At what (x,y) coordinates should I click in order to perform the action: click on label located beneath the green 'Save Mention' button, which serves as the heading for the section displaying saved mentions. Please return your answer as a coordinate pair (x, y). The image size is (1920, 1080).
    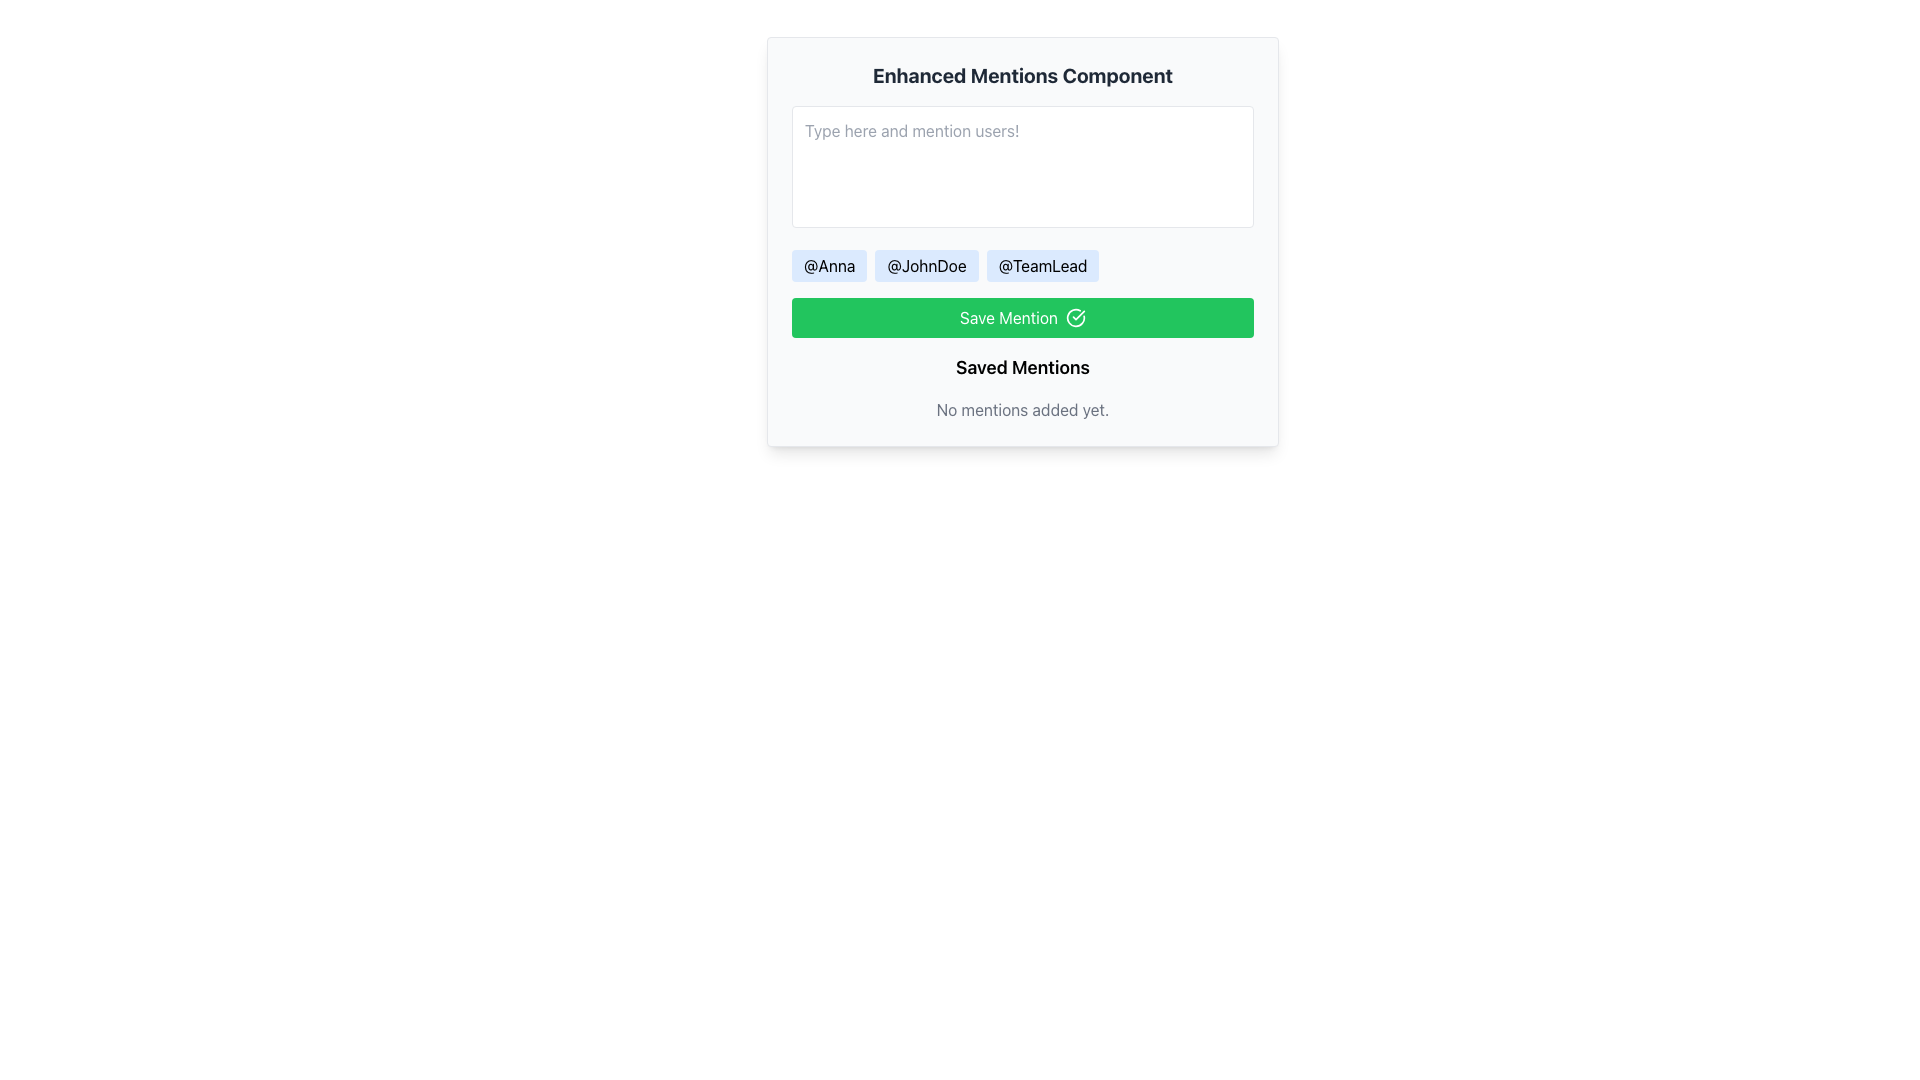
    Looking at the image, I should click on (1022, 367).